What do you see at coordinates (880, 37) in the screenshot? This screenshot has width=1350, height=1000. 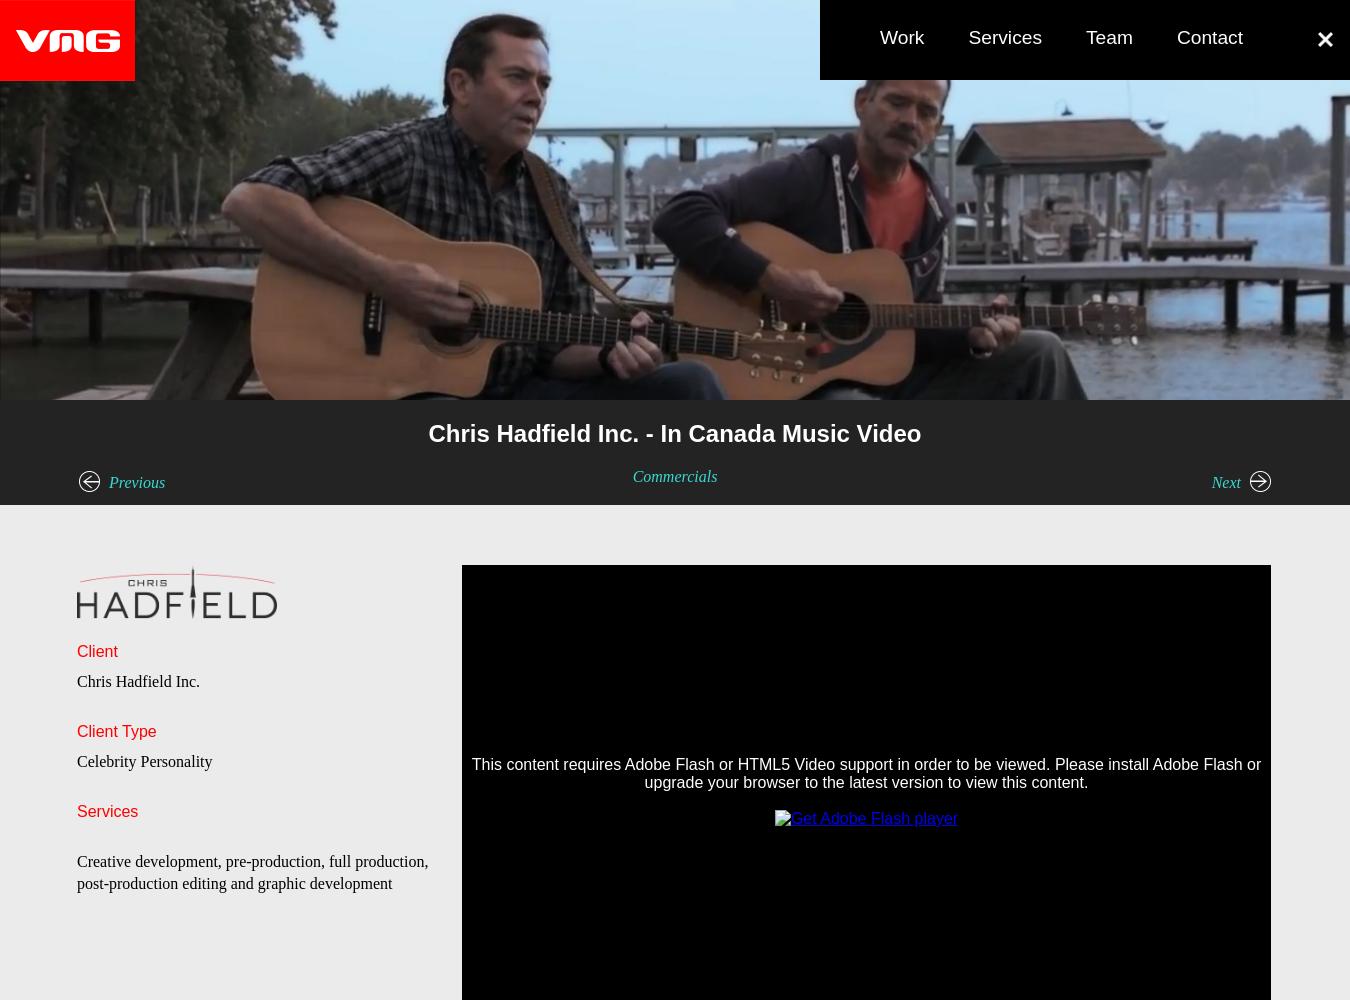 I see `'Work'` at bounding box center [880, 37].